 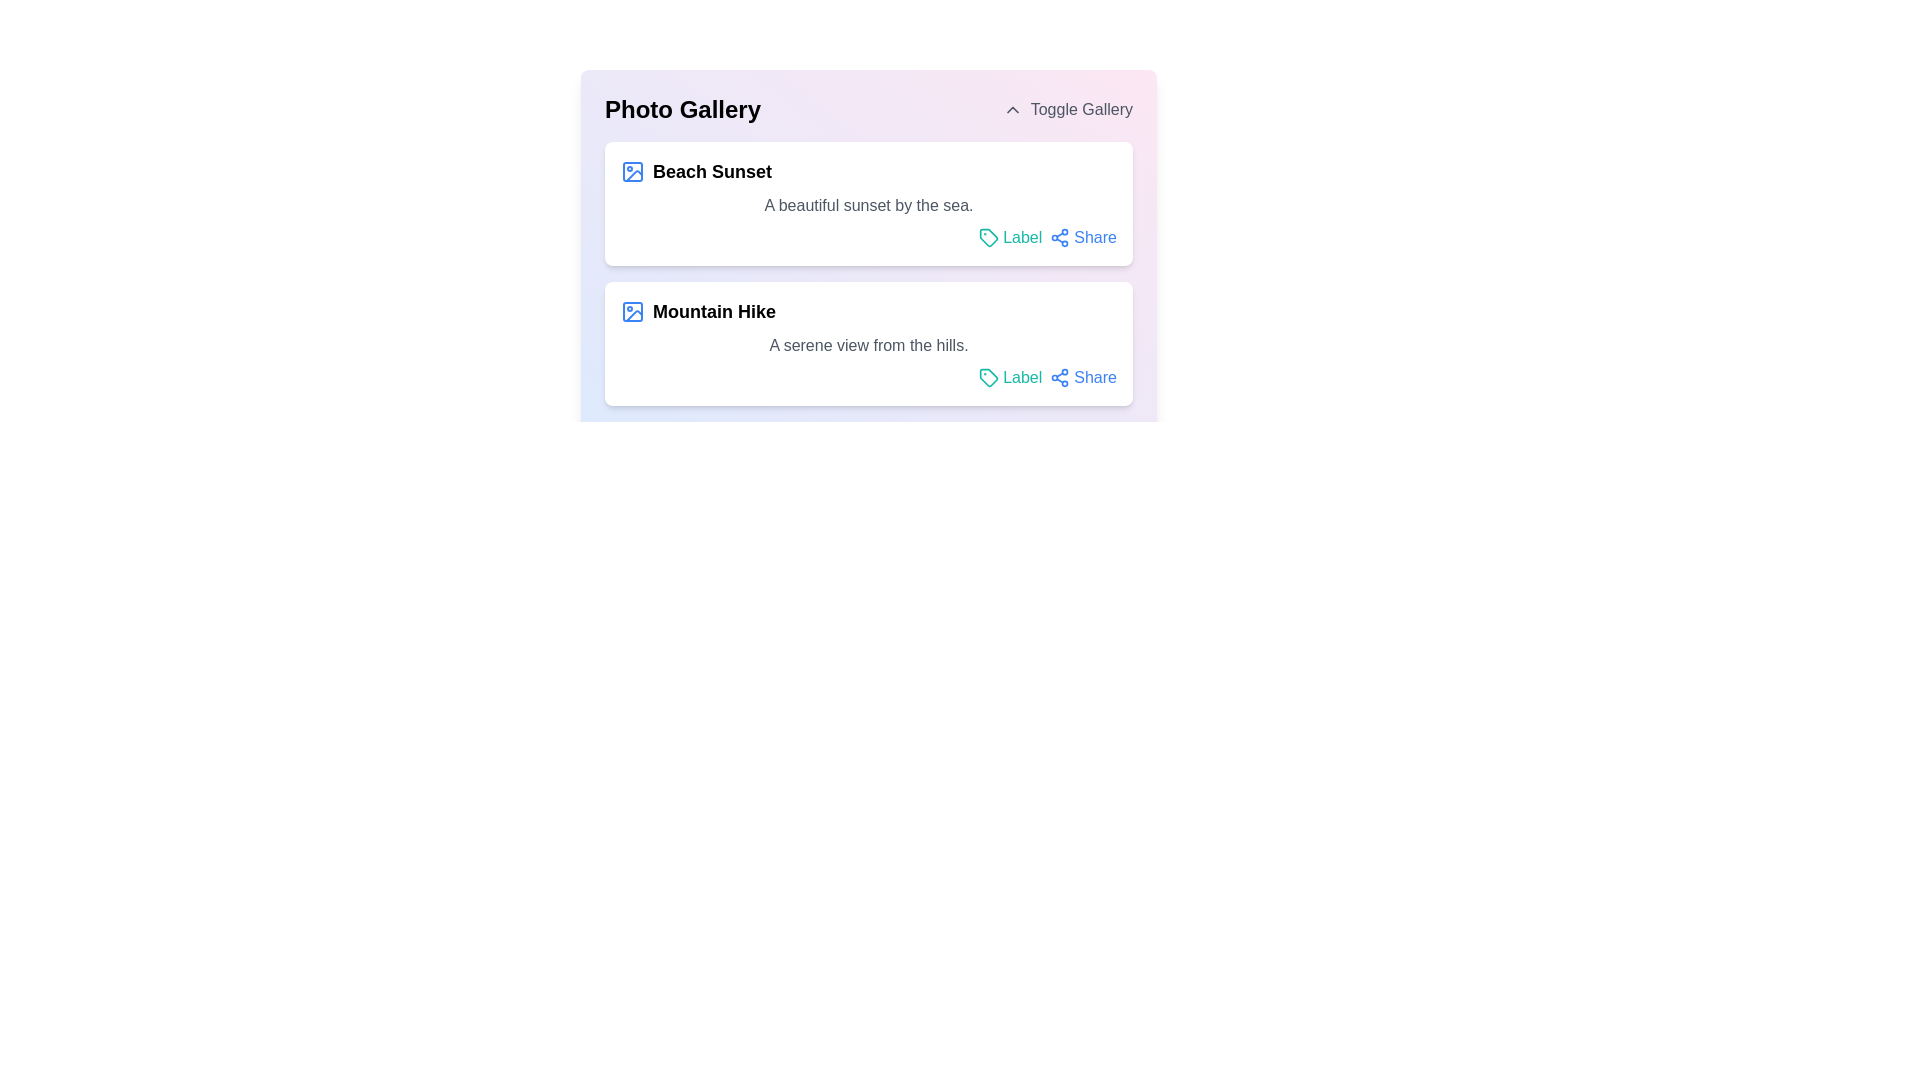 What do you see at coordinates (1012, 110) in the screenshot?
I see `the upward-pointing chevron icon` at bounding box center [1012, 110].